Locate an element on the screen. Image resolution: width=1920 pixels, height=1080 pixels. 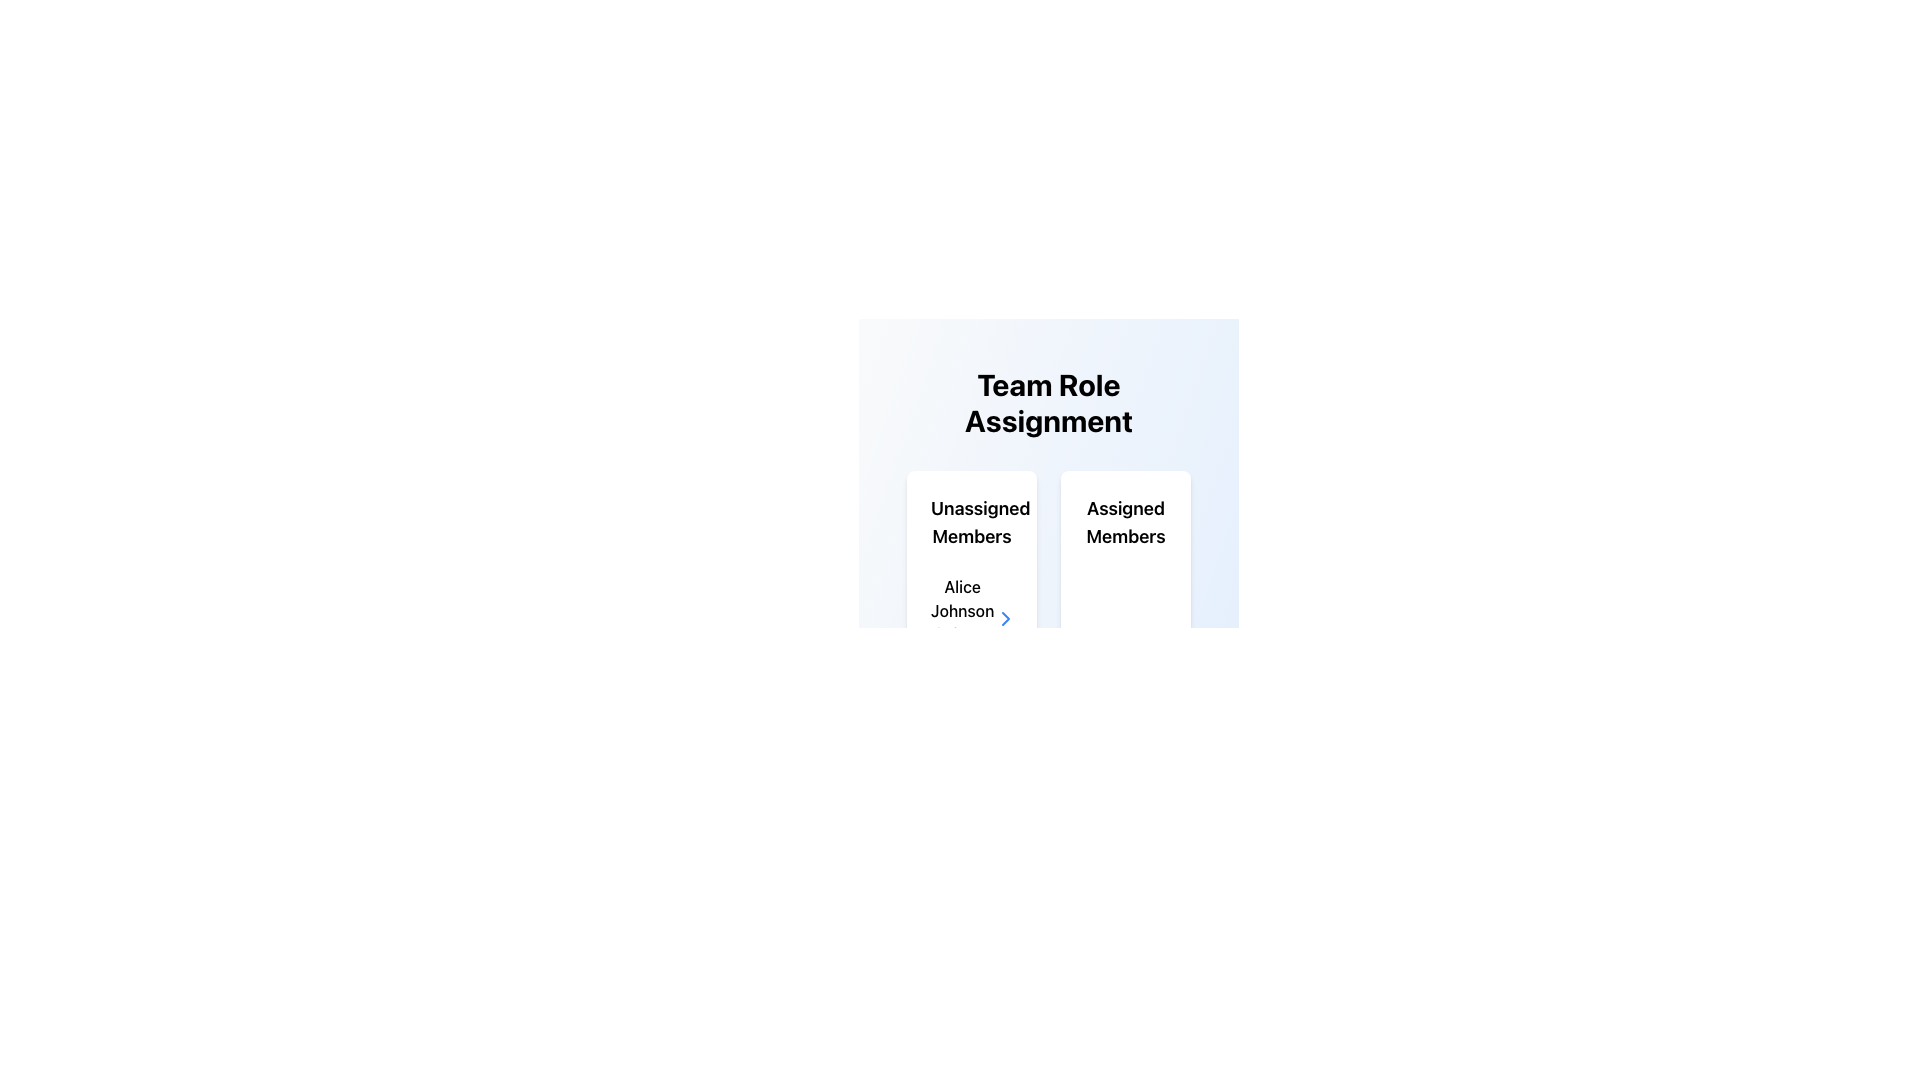
the header text element that introduces the section for team role assignments, referred to as a title is located at coordinates (1048, 402).